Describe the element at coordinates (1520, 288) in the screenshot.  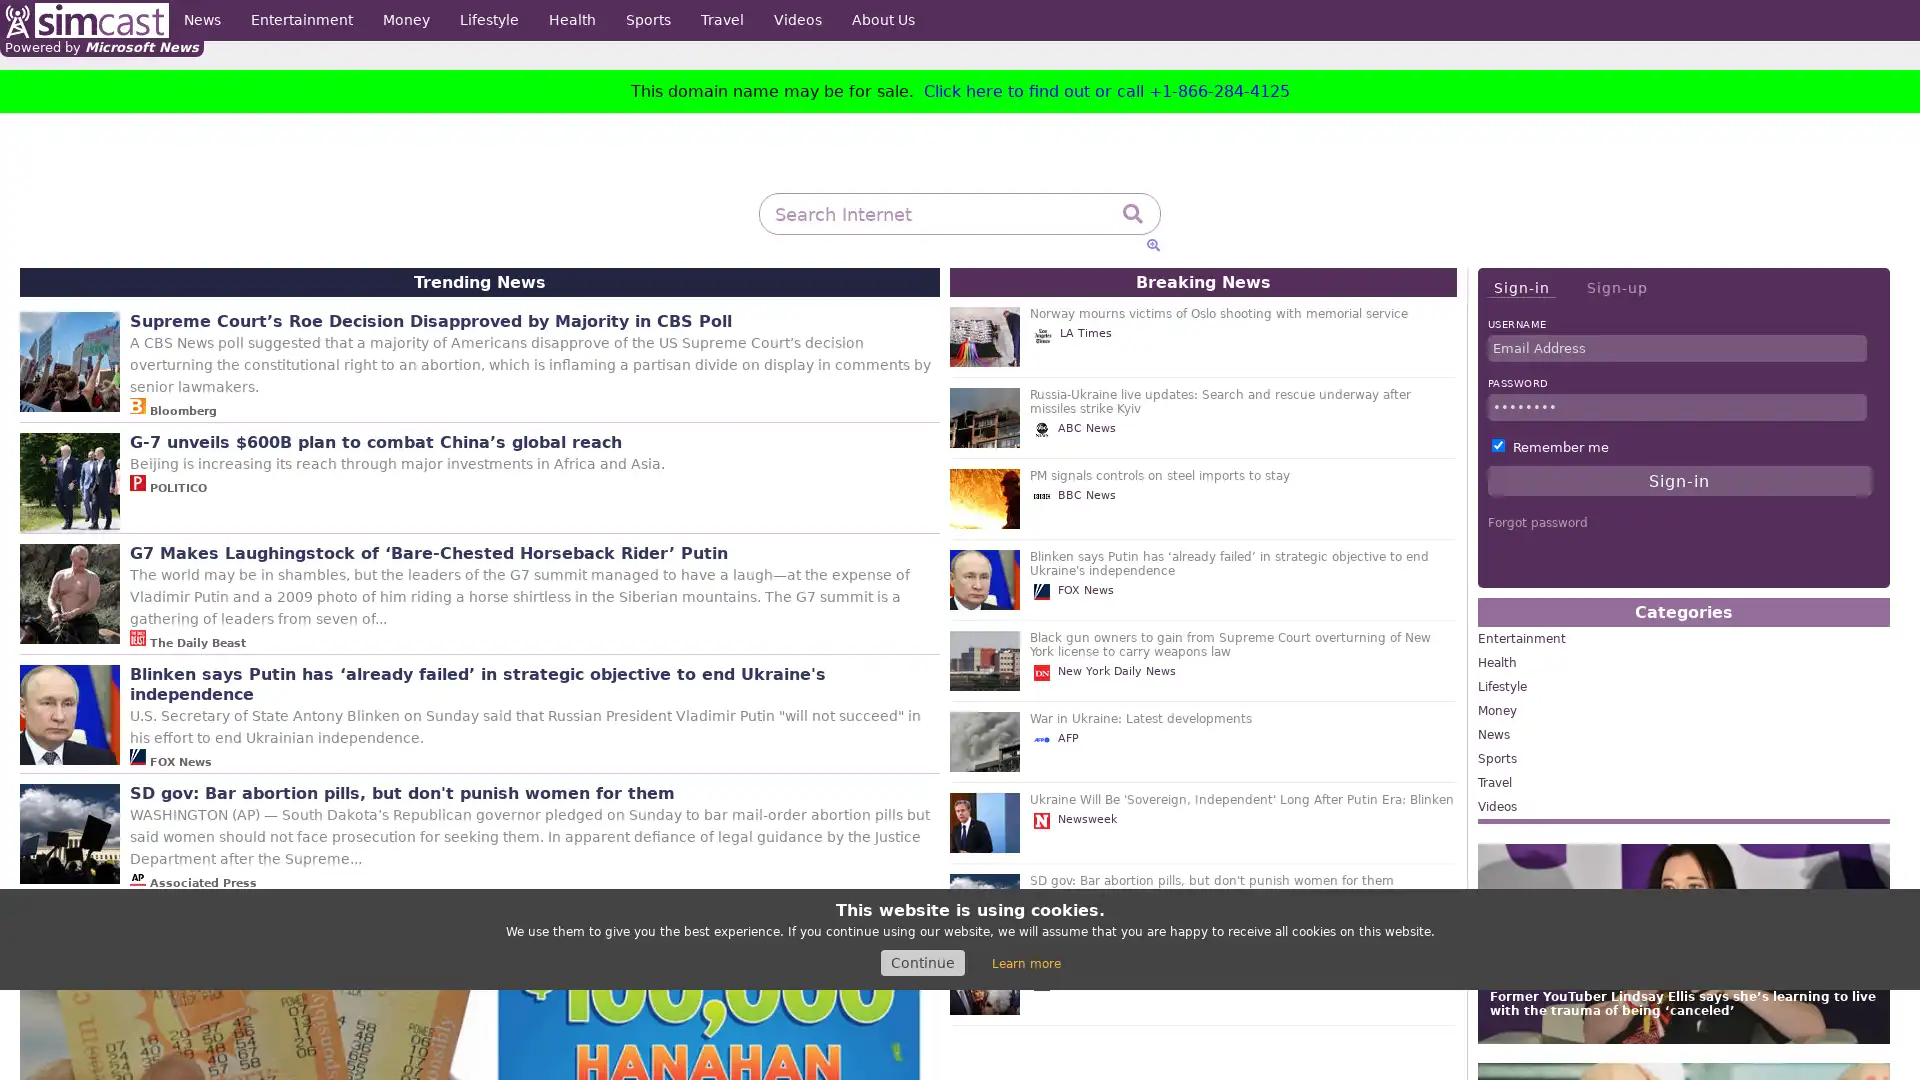
I see `Sign-in` at that location.